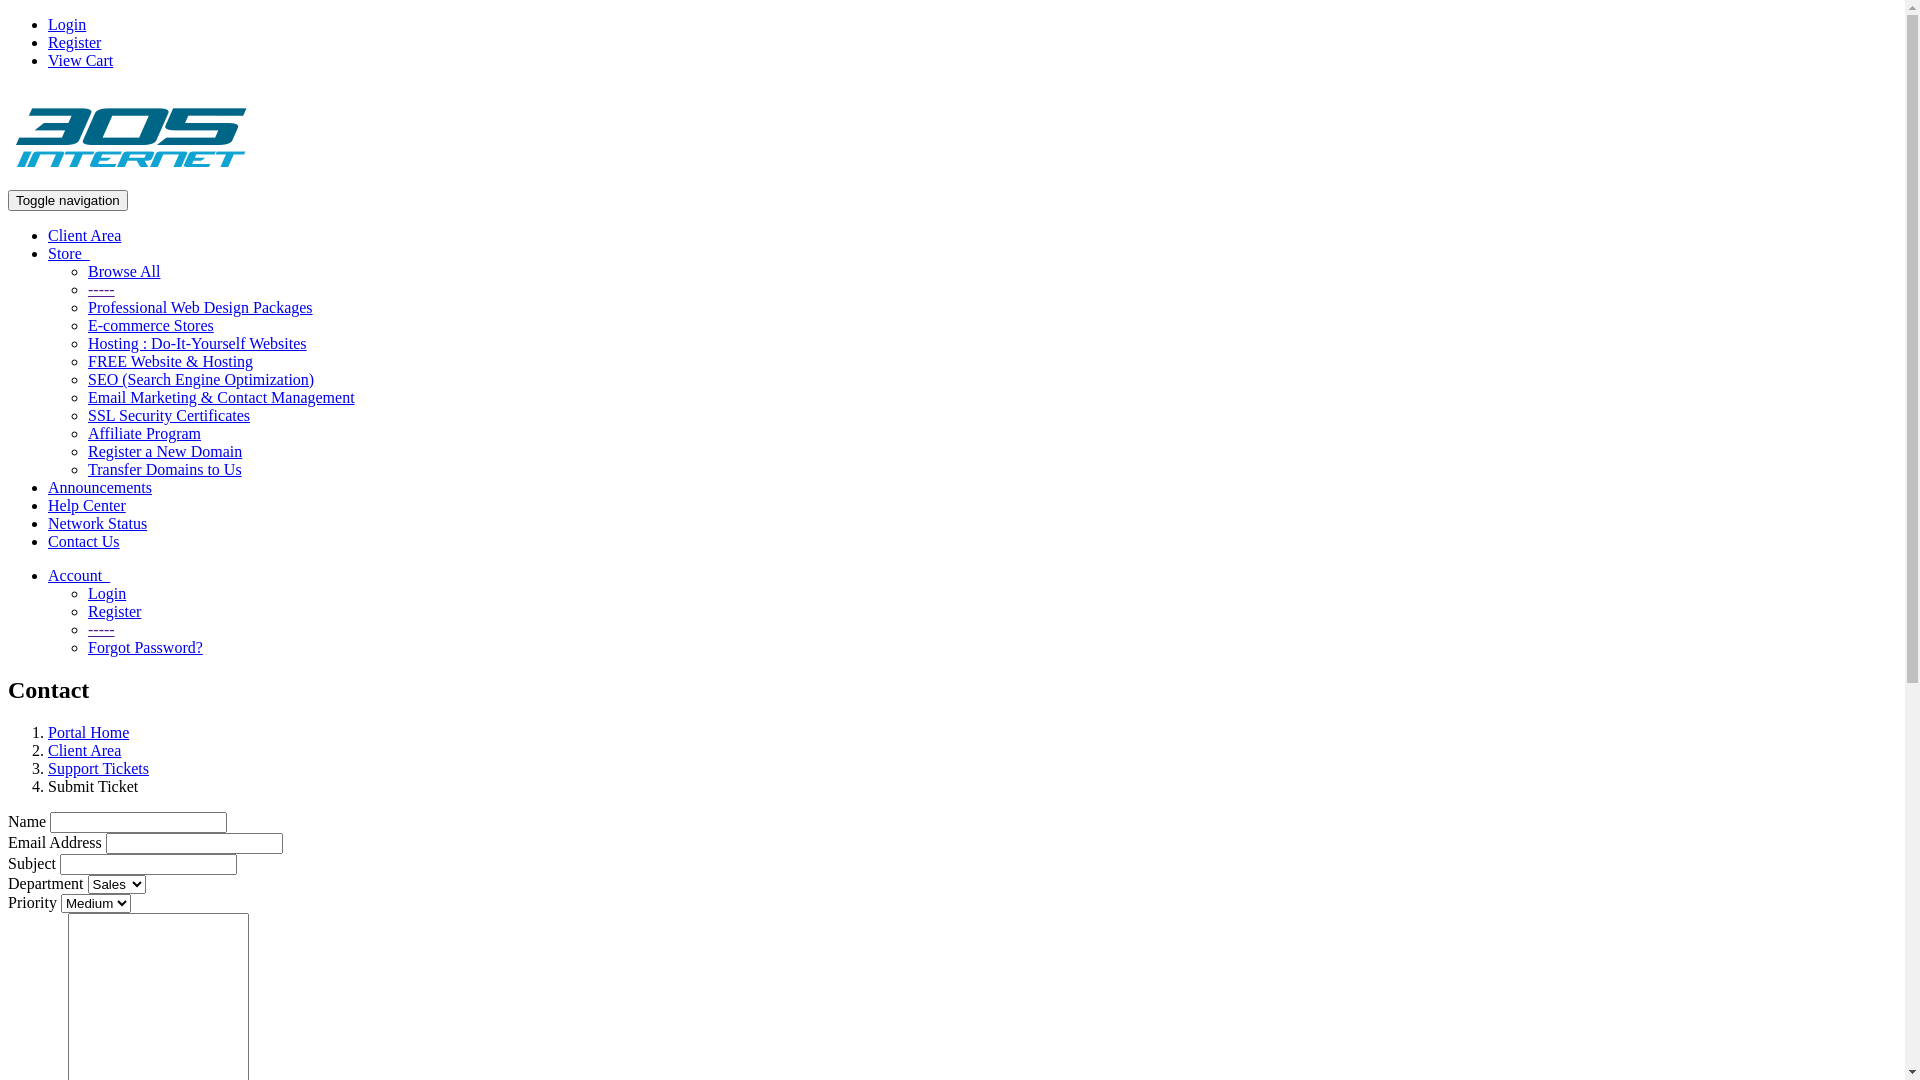  Describe the element at coordinates (48, 750) in the screenshot. I see `'Client Area'` at that location.